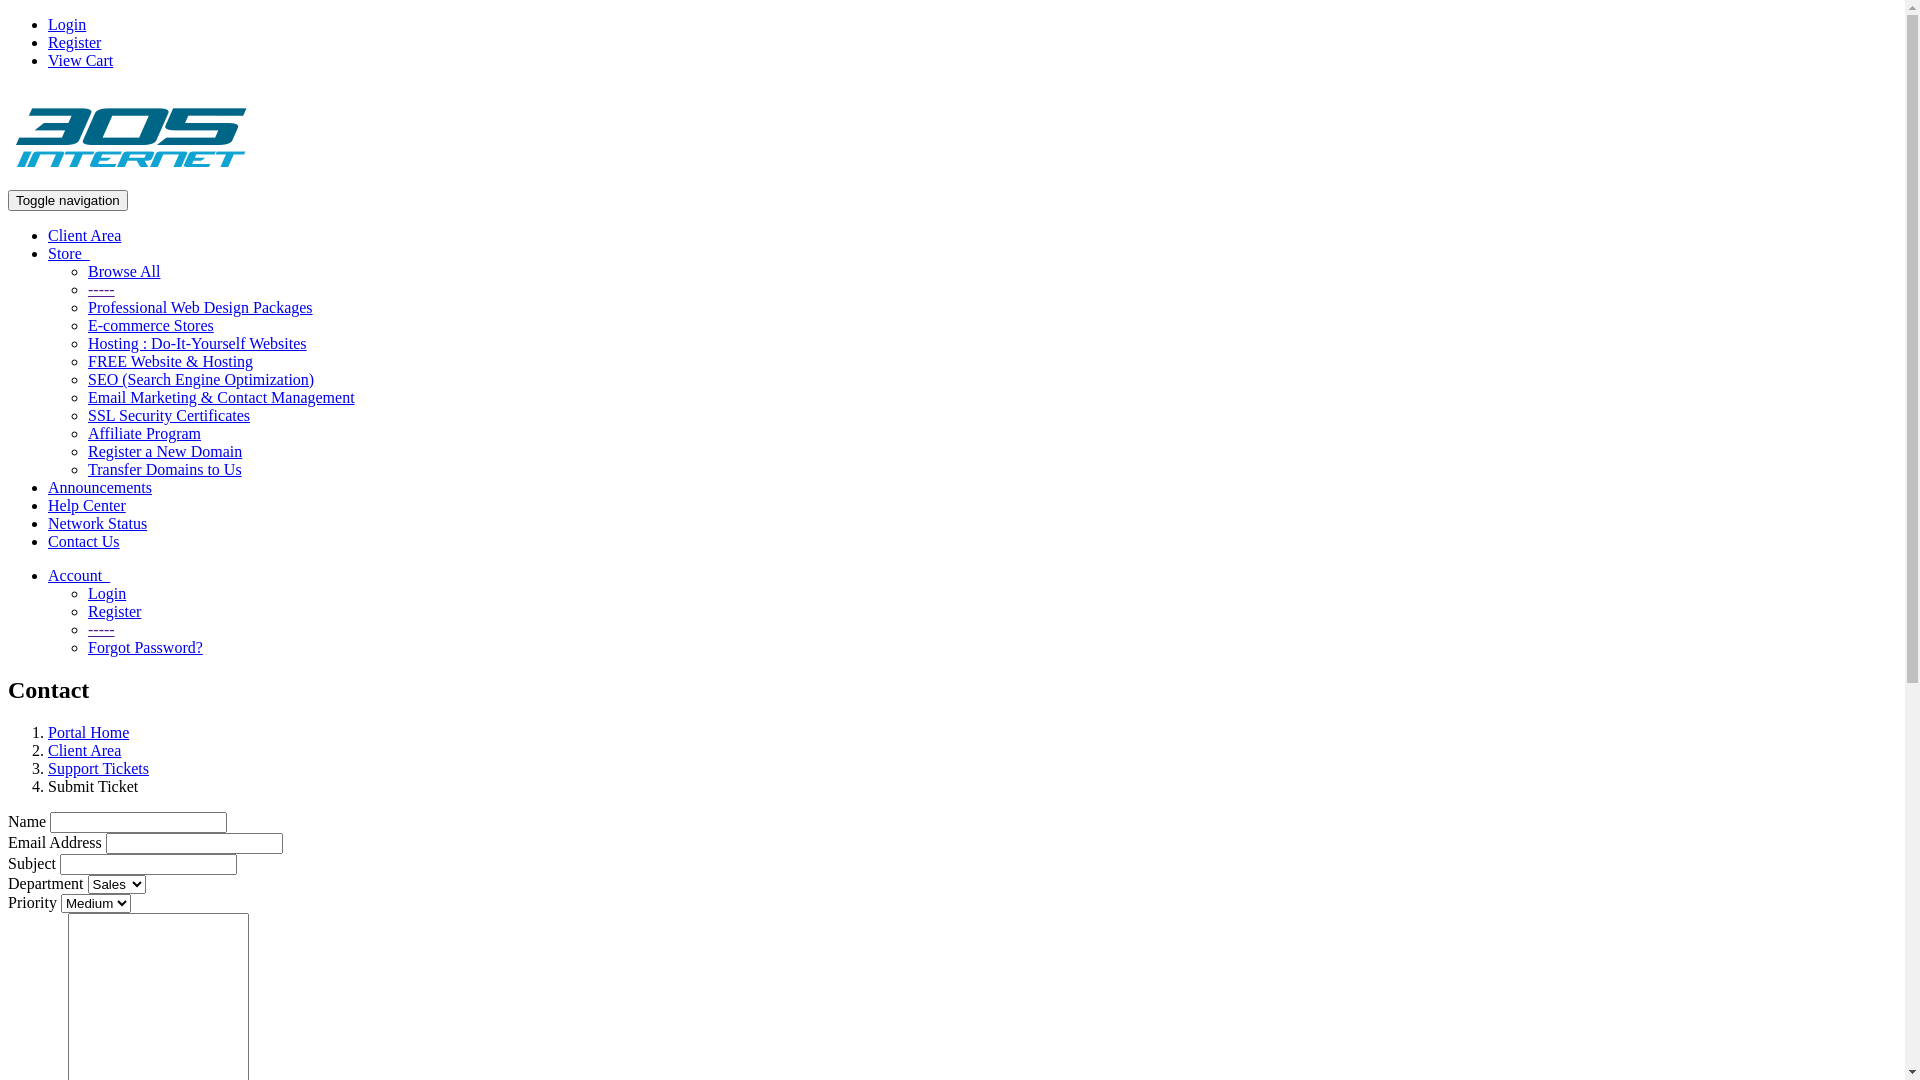  Describe the element at coordinates (48, 750) in the screenshot. I see `'Client Area'` at that location.